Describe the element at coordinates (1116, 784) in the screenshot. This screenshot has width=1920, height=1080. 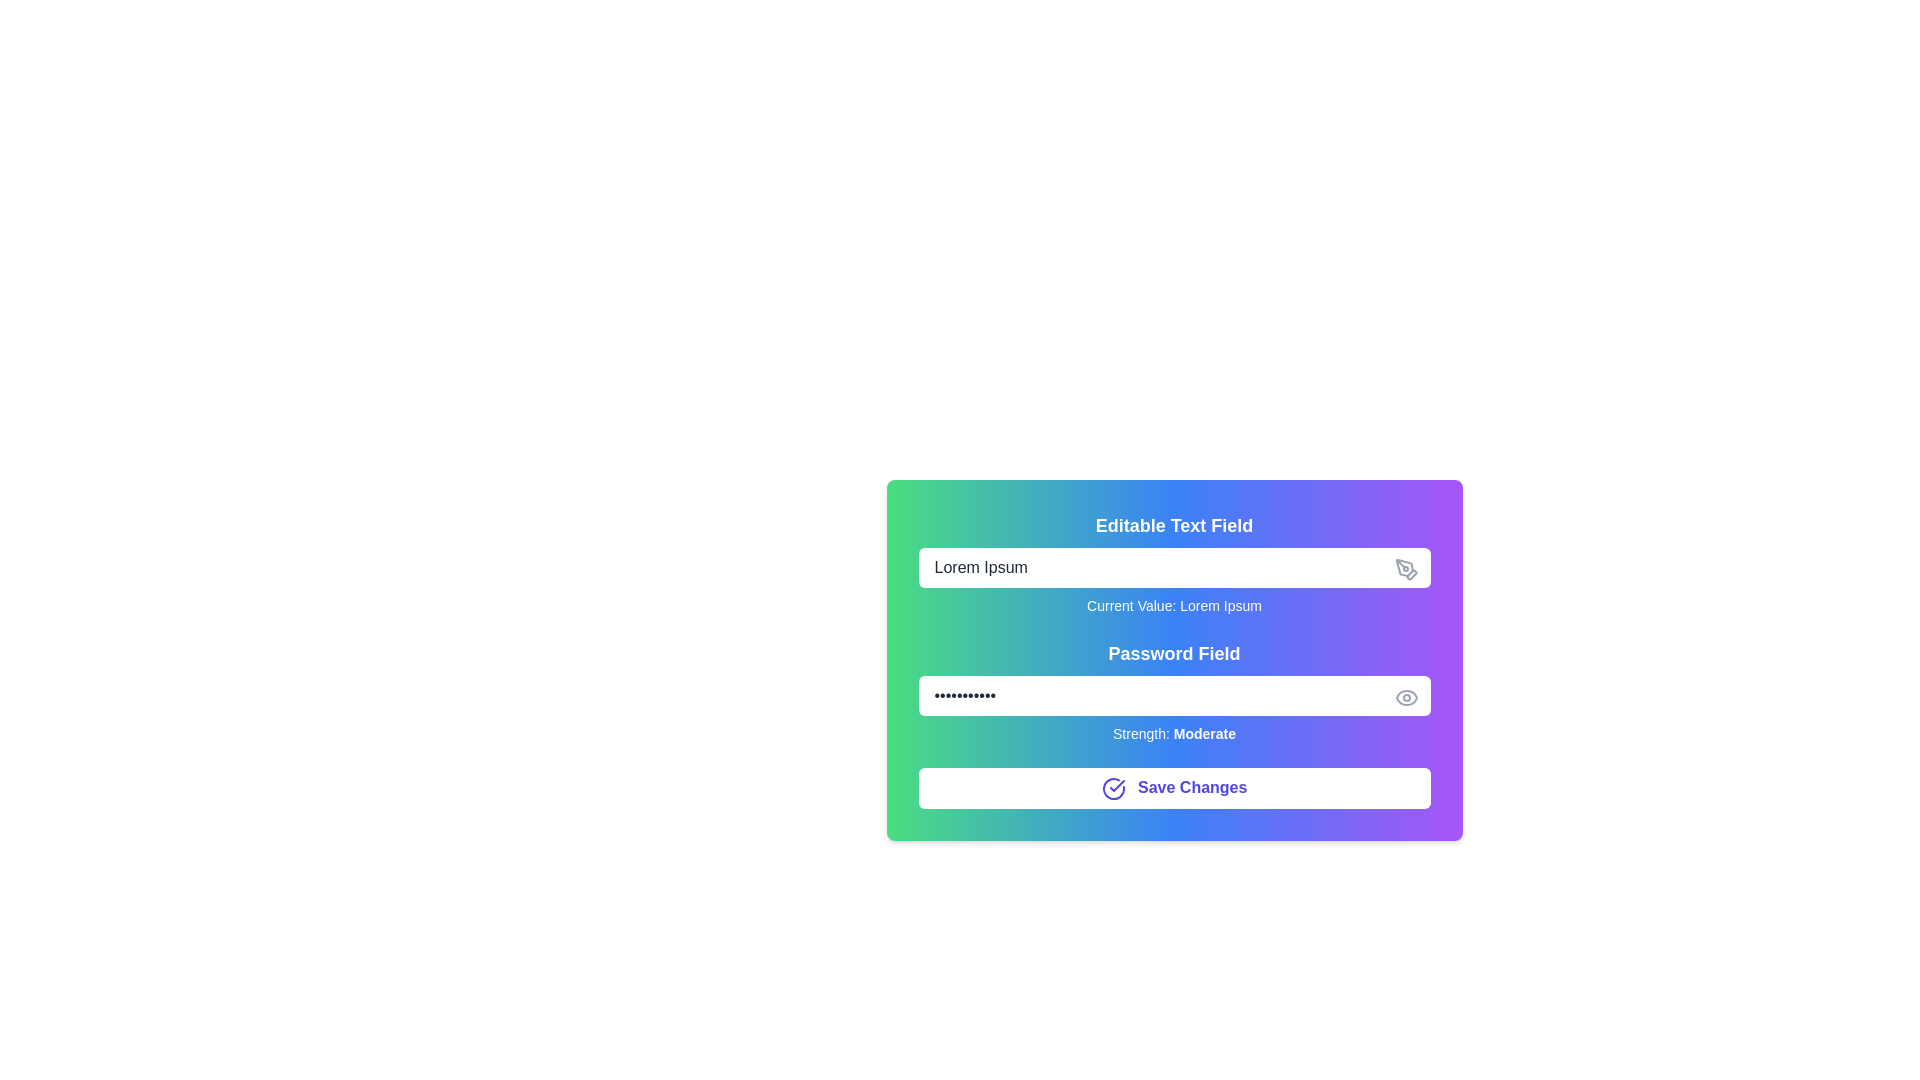
I see `the stylized checkmark icon located within the blue-purple gradient area above the 'Save Changes' text to interact with it` at that location.